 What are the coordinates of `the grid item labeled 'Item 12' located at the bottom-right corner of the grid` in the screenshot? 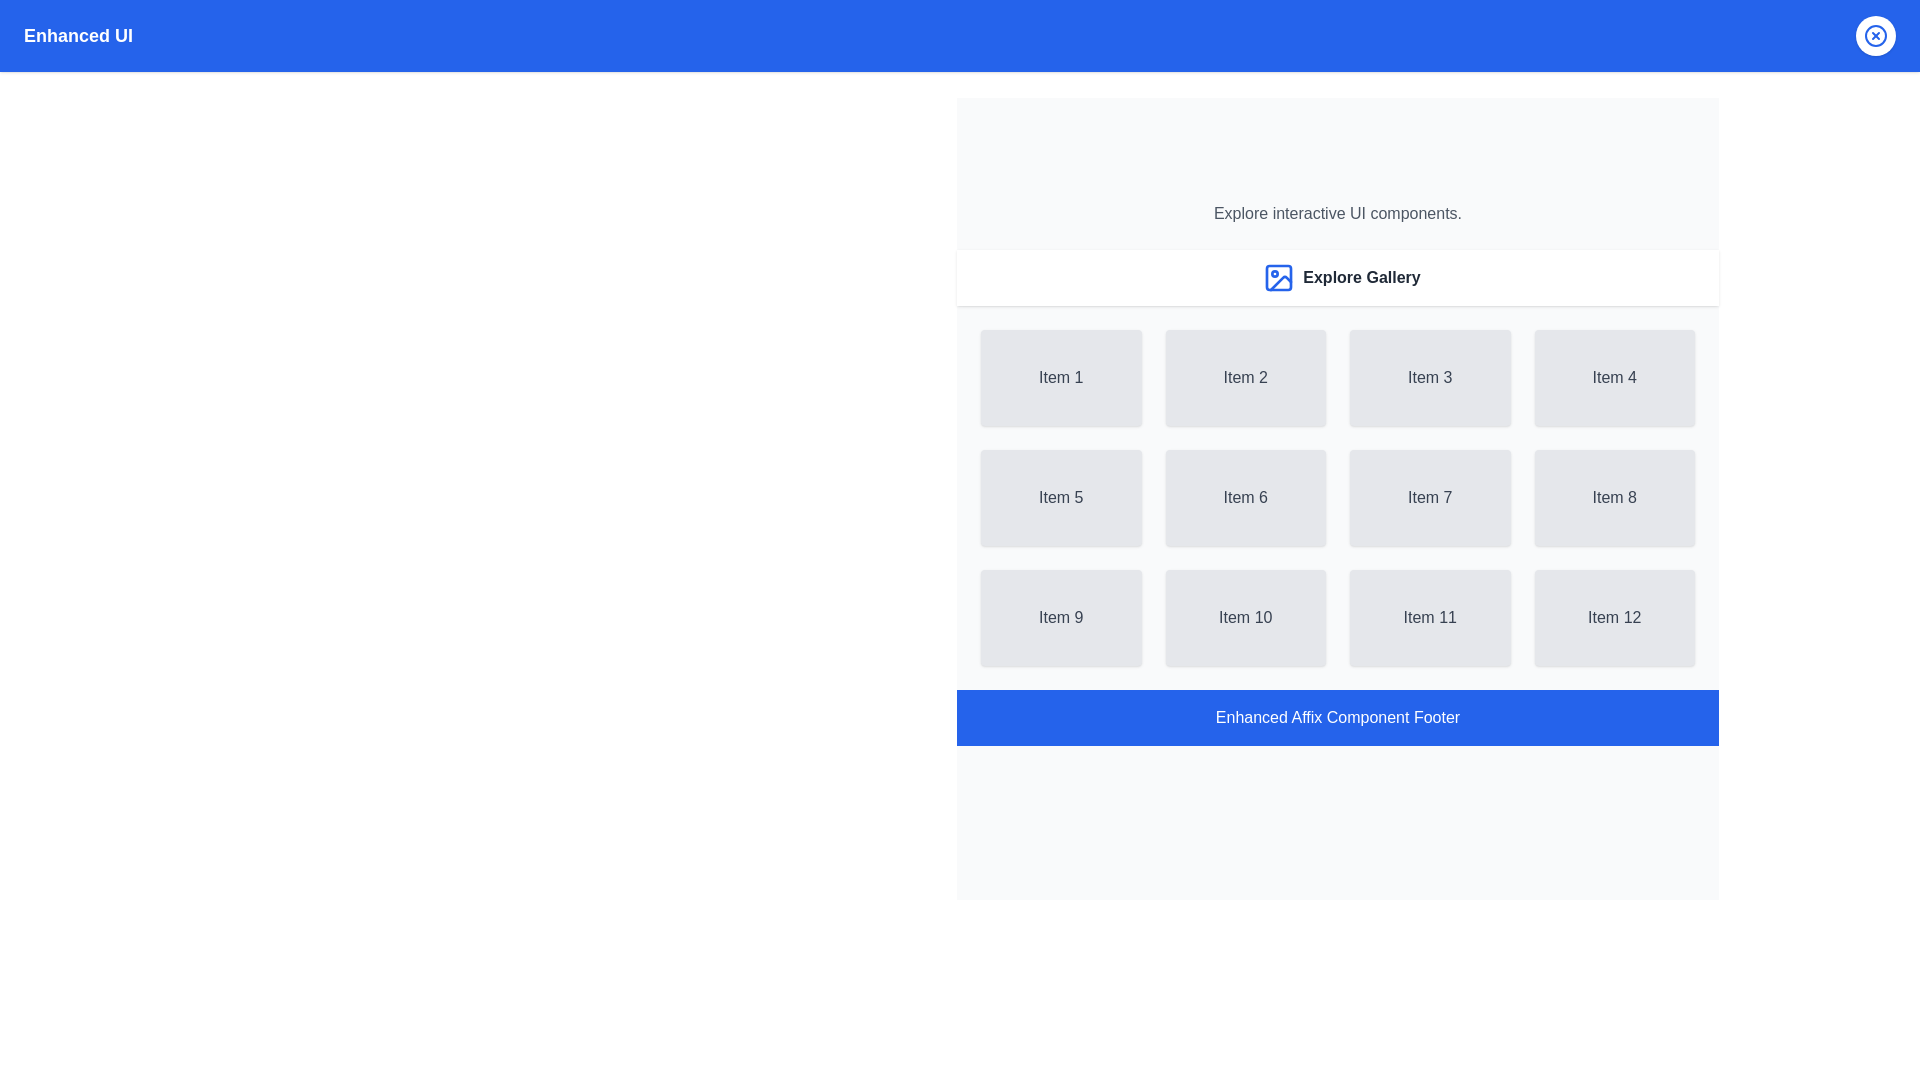 It's located at (1614, 616).